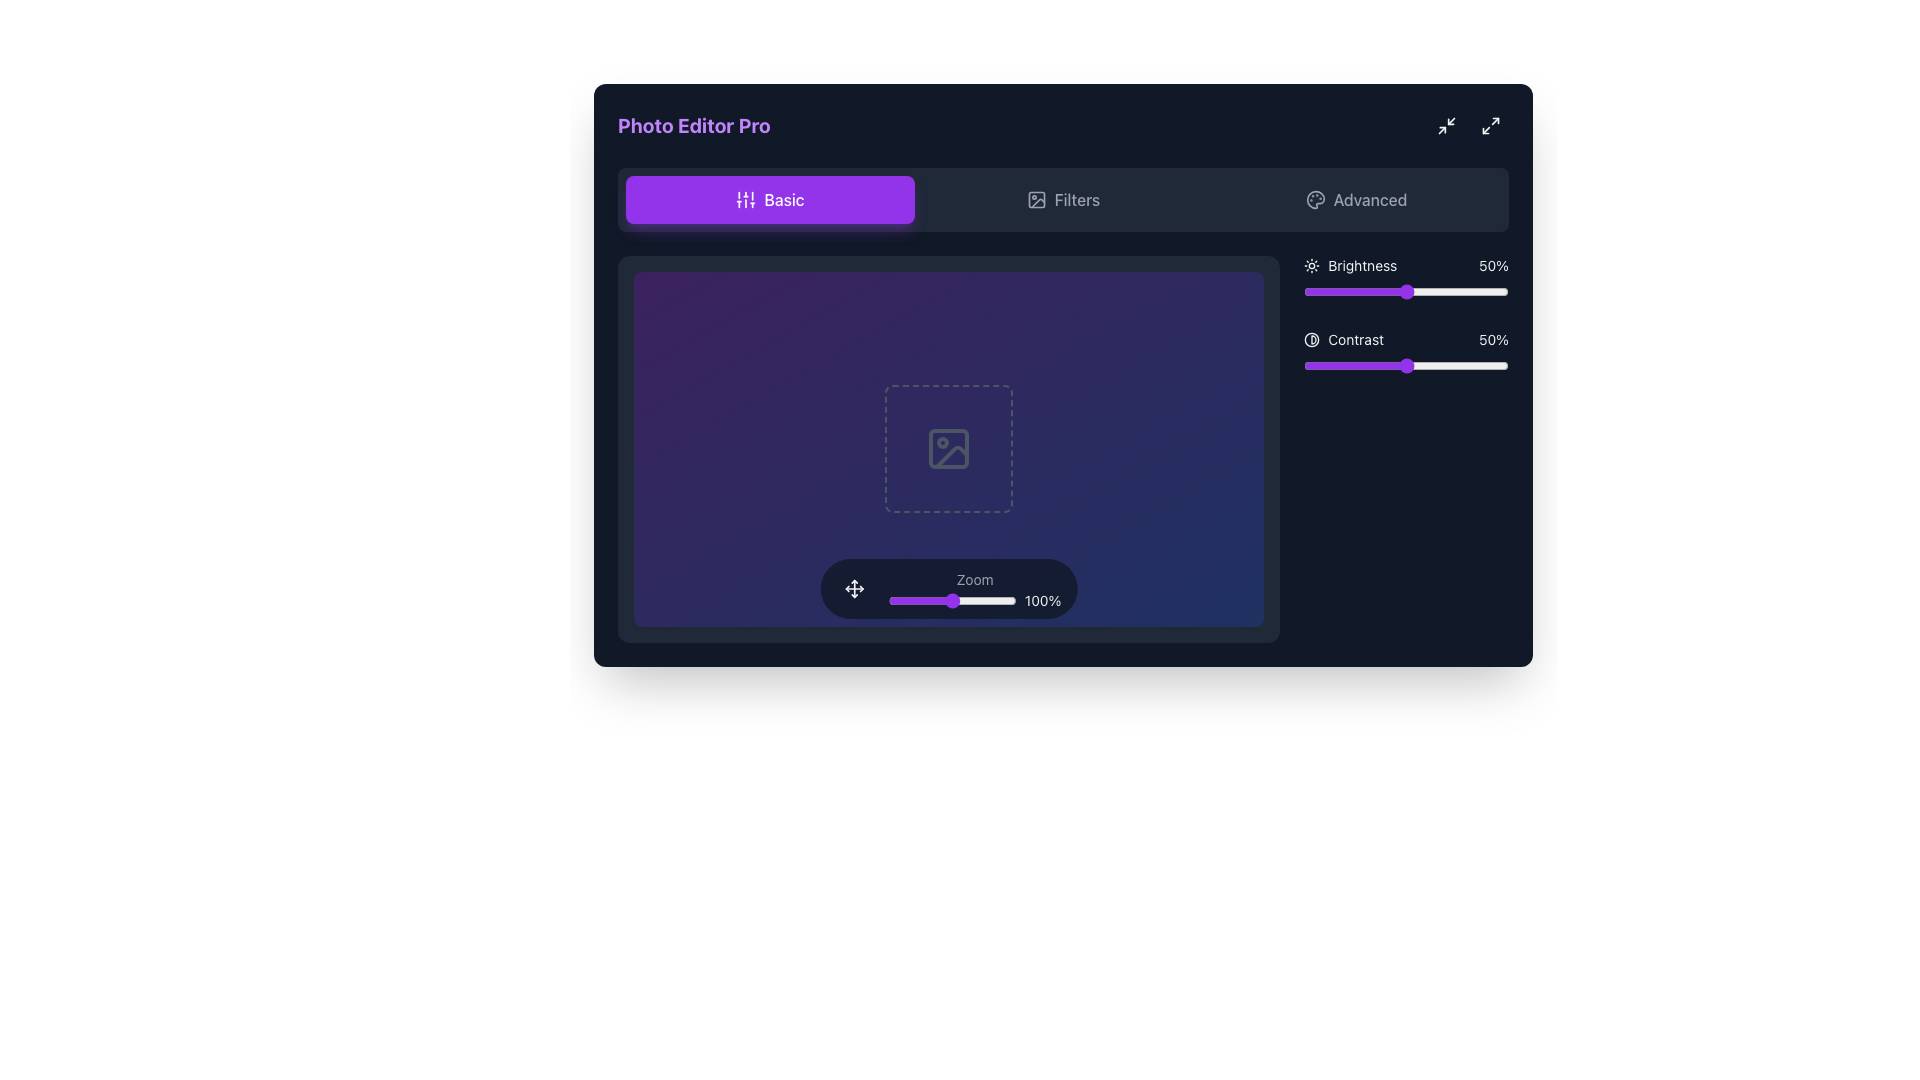 The width and height of the screenshot is (1920, 1080). Describe the element at coordinates (1446, 126) in the screenshot. I see `the minimize button located in the top-right corner of the application` at that location.